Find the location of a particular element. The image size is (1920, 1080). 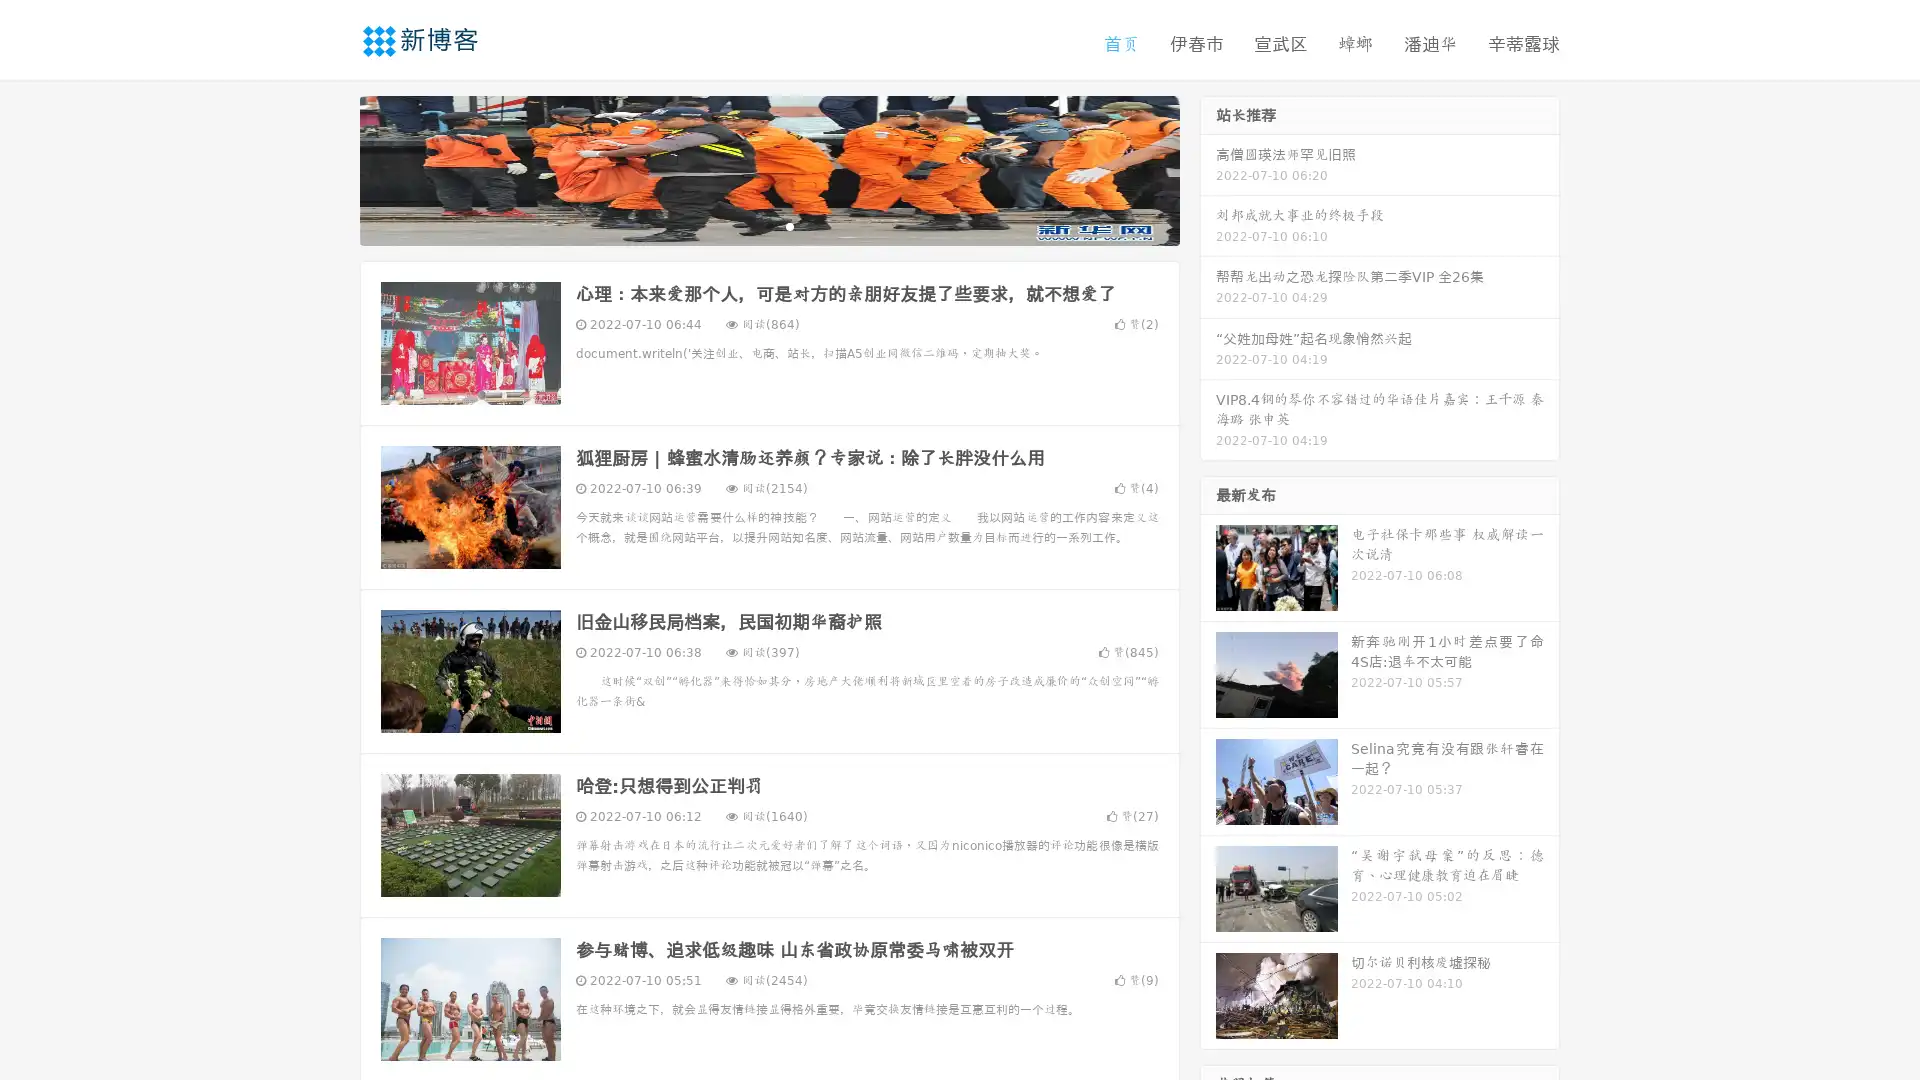

Go to slide 1 is located at coordinates (748, 225).